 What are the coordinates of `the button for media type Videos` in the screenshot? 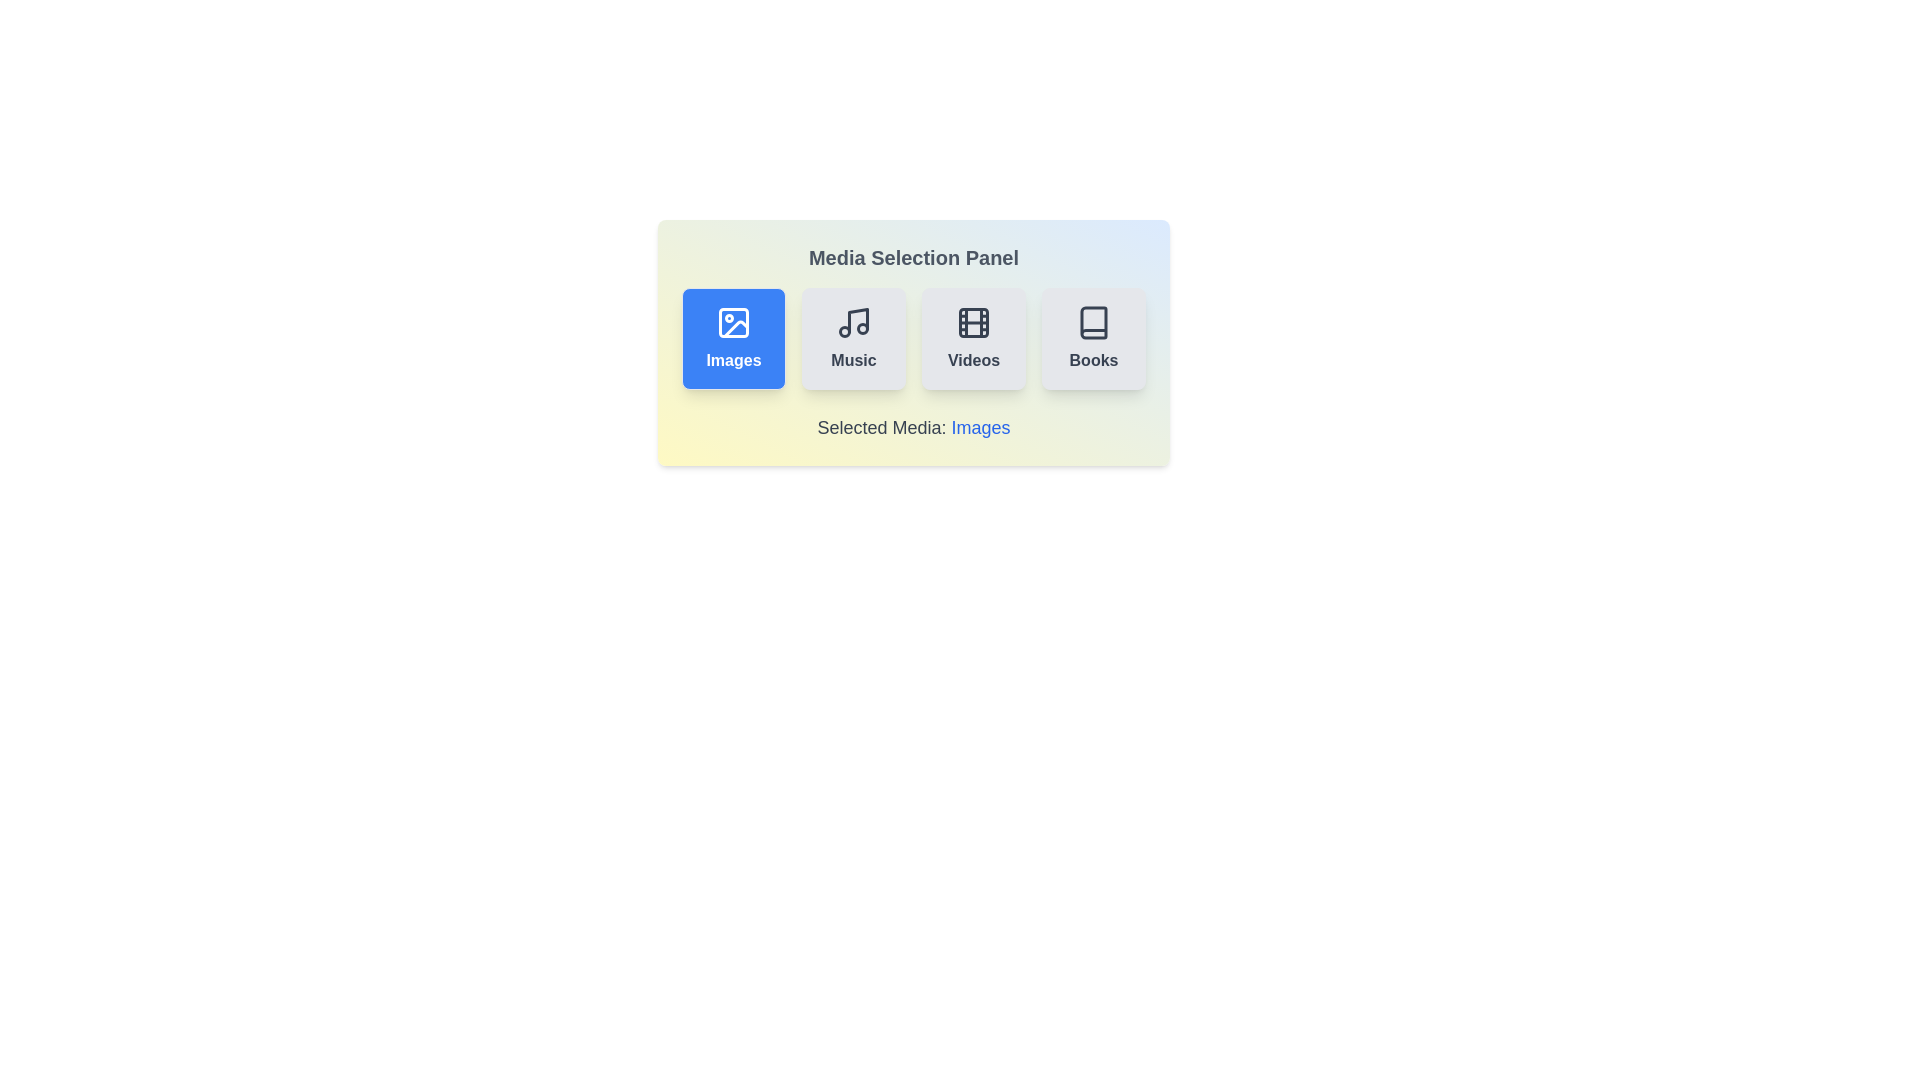 It's located at (974, 338).